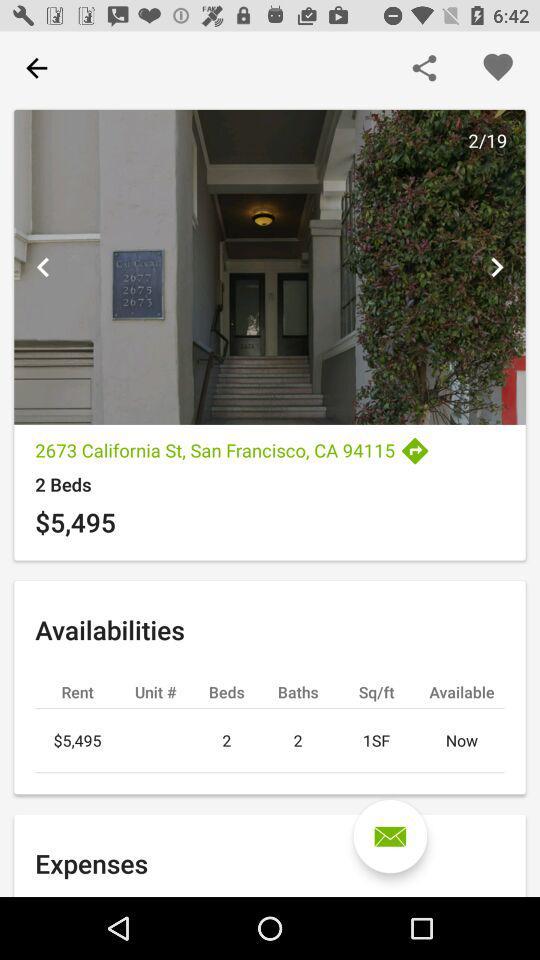  Describe the element at coordinates (495, 266) in the screenshot. I see `next picture` at that location.